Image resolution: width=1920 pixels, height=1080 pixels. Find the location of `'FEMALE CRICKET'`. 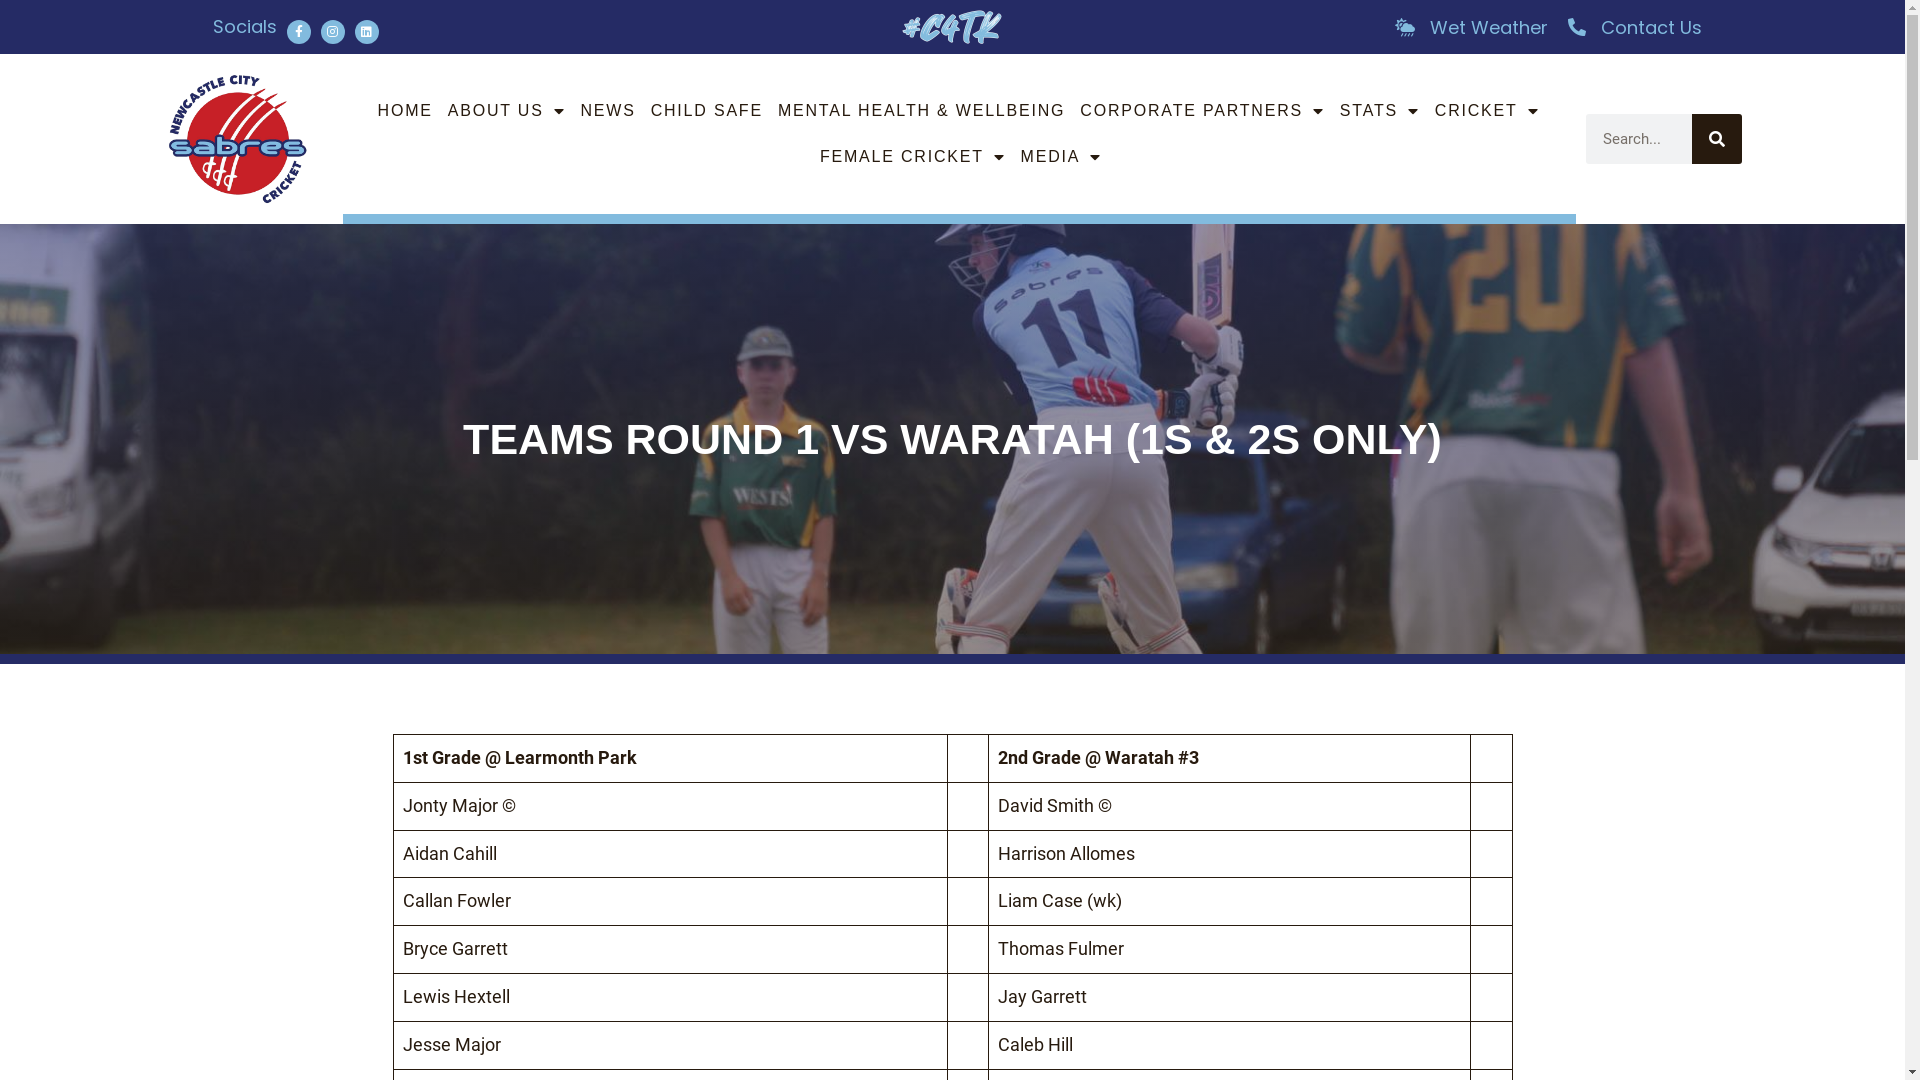

'FEMALE CRICKET' is located at coordinates (815, 156).